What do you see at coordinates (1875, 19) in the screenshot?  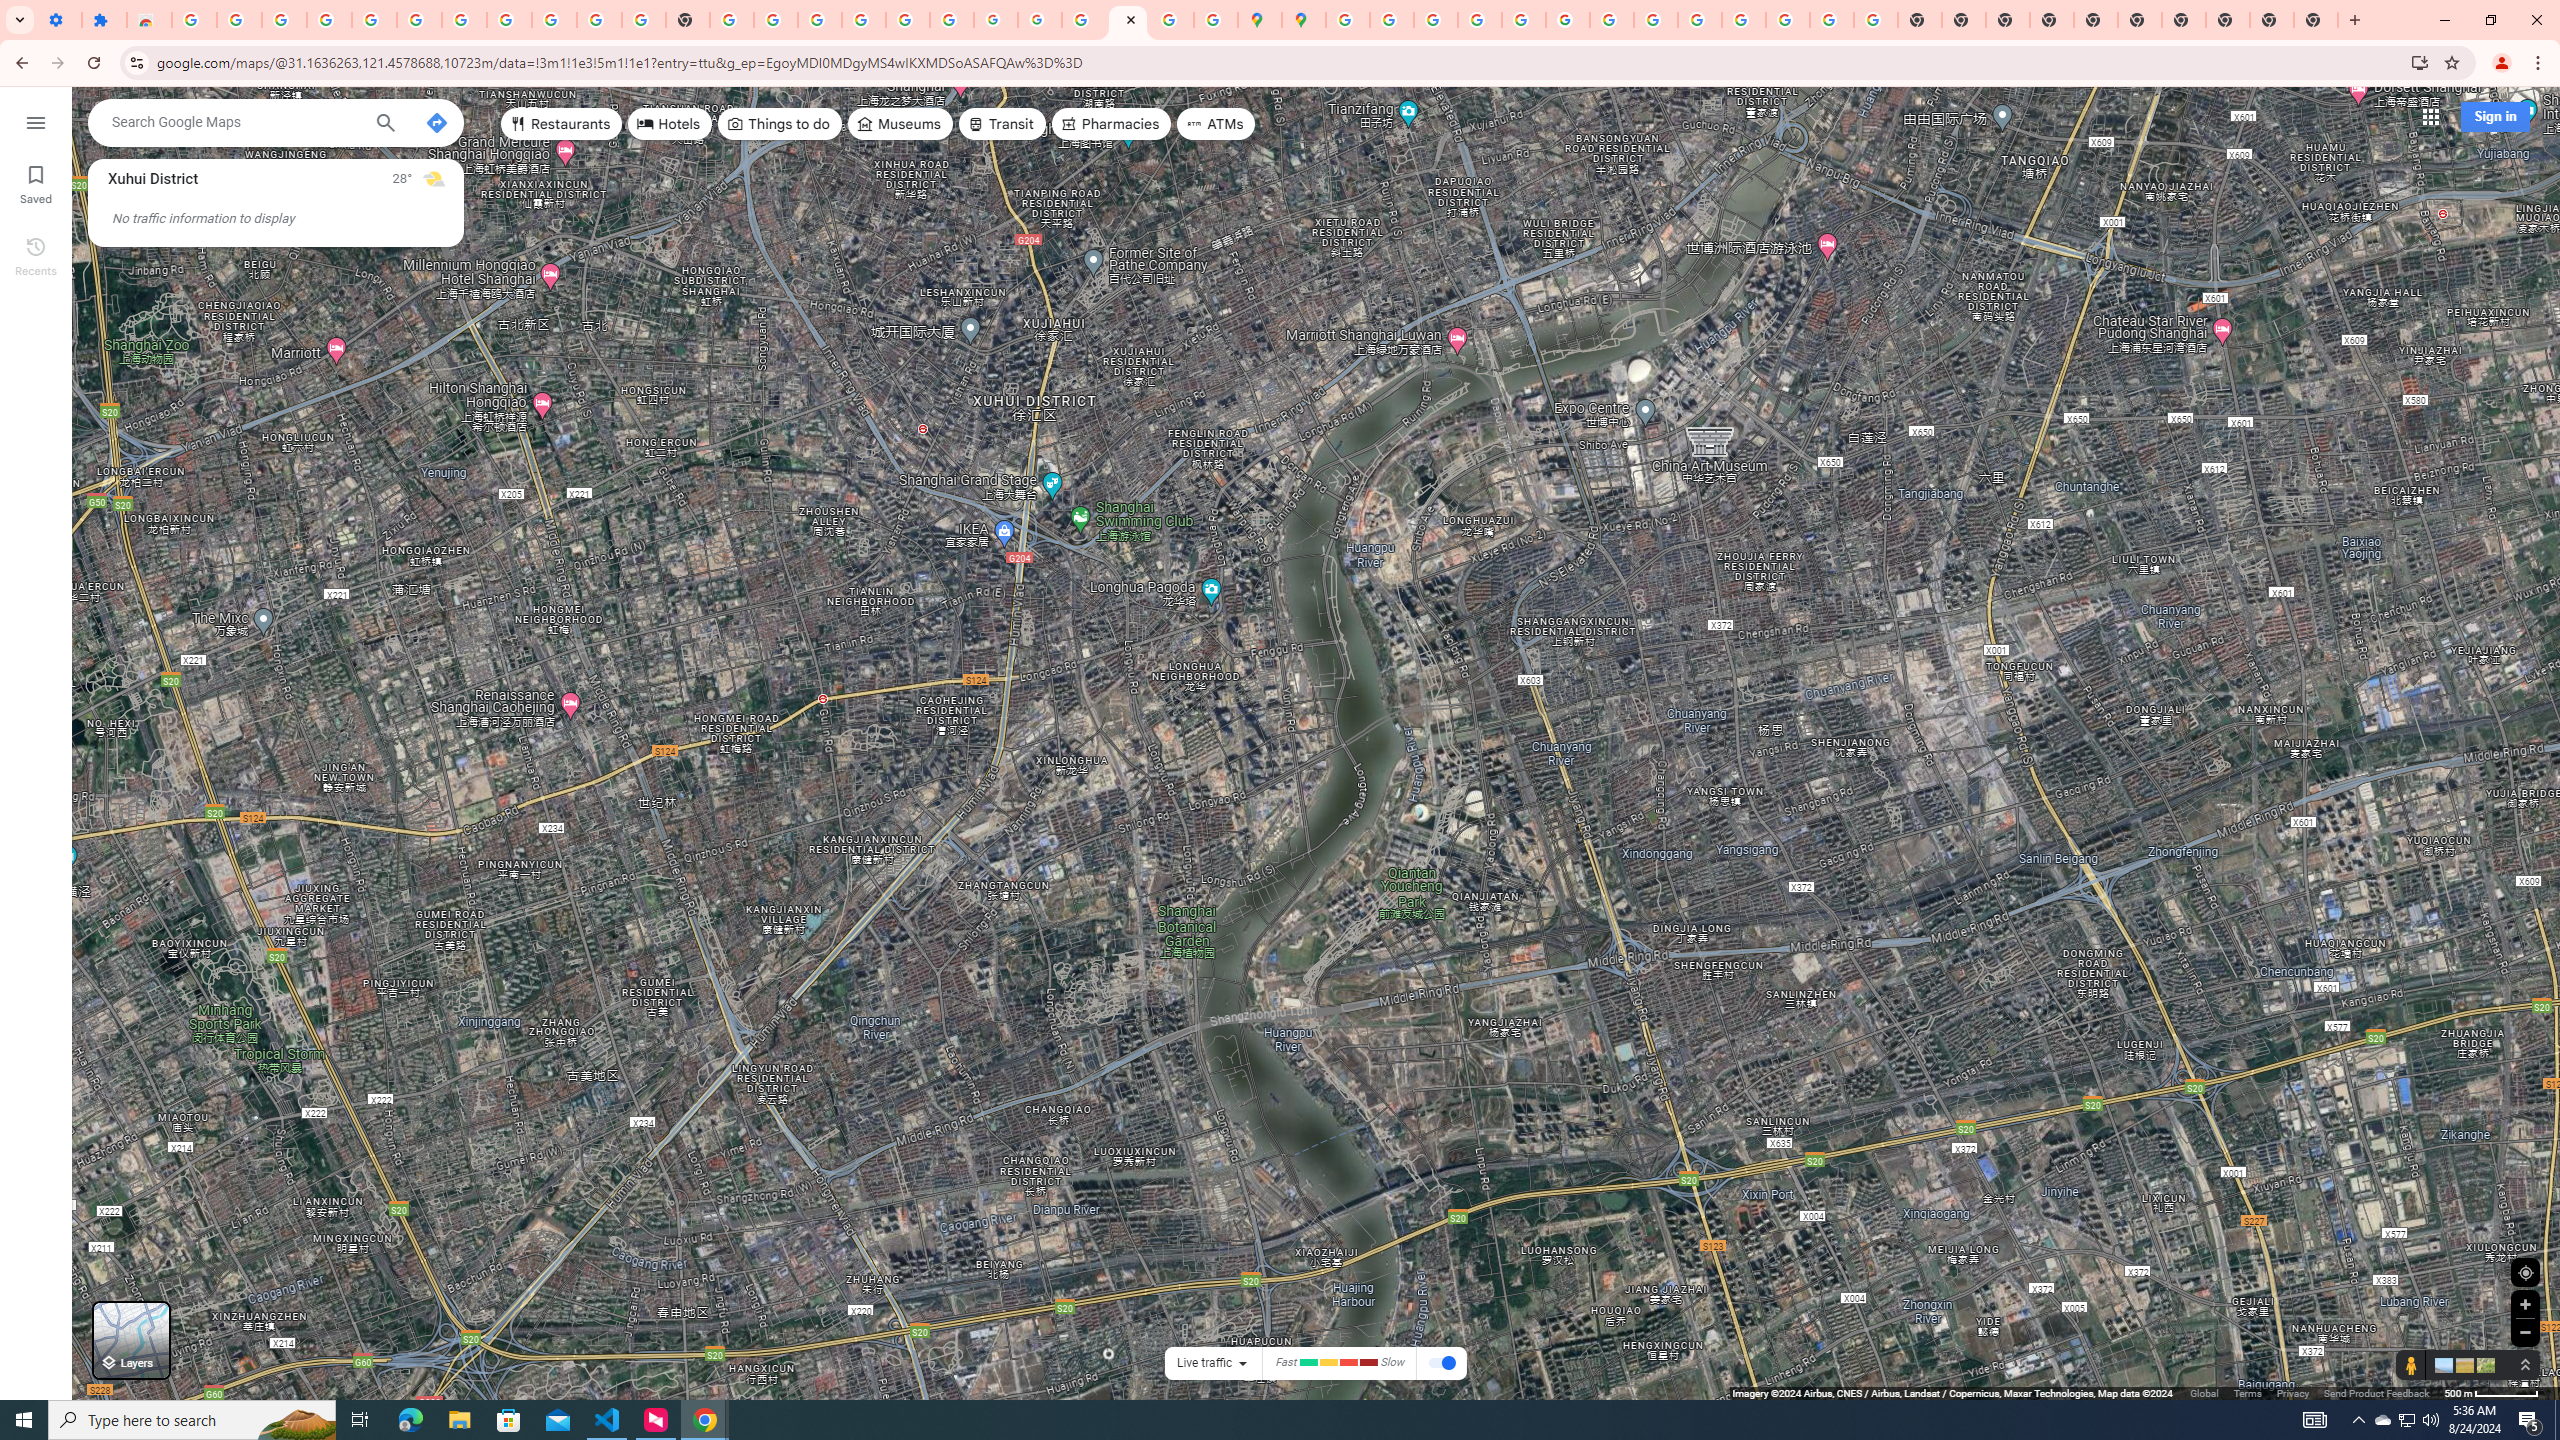 I see `'Google Images'` at bounding box center [1875, 19].